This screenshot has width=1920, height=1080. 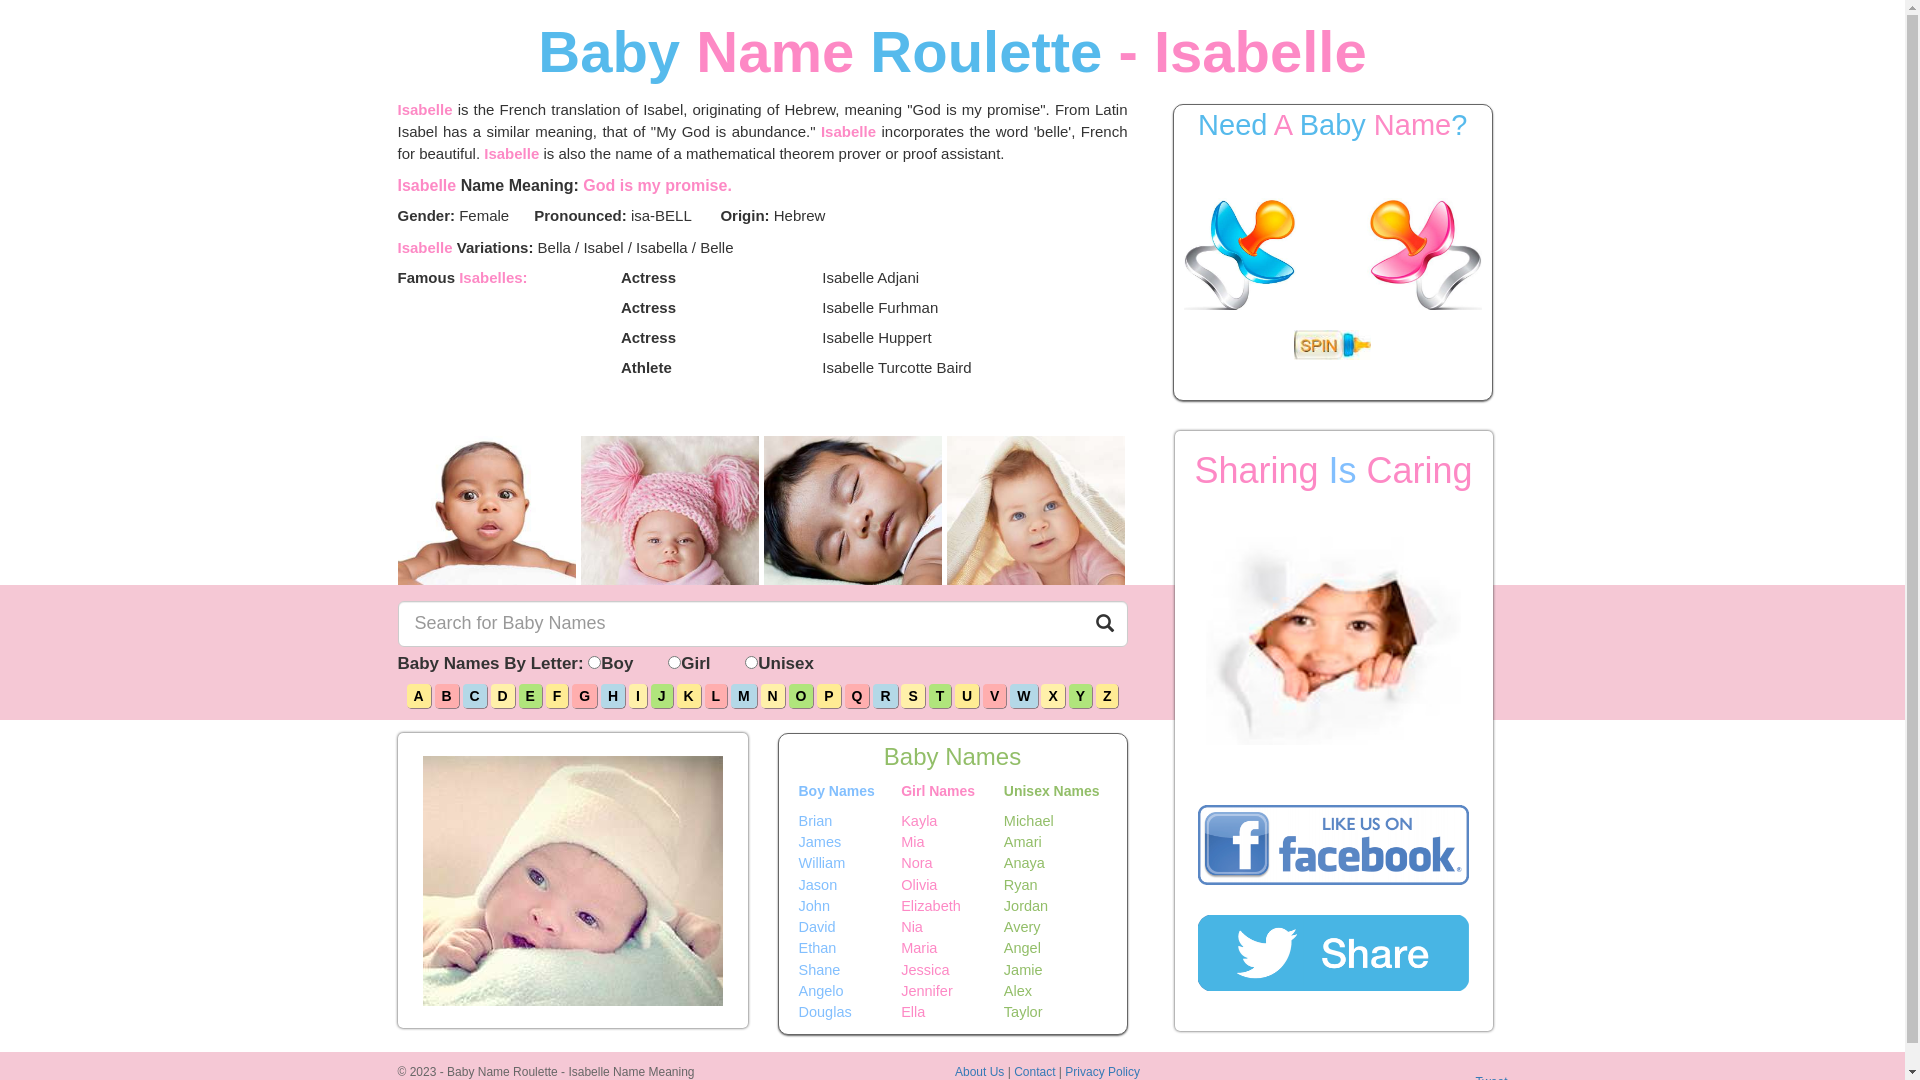 I want to click on 'E', so click(x=530, y=694).